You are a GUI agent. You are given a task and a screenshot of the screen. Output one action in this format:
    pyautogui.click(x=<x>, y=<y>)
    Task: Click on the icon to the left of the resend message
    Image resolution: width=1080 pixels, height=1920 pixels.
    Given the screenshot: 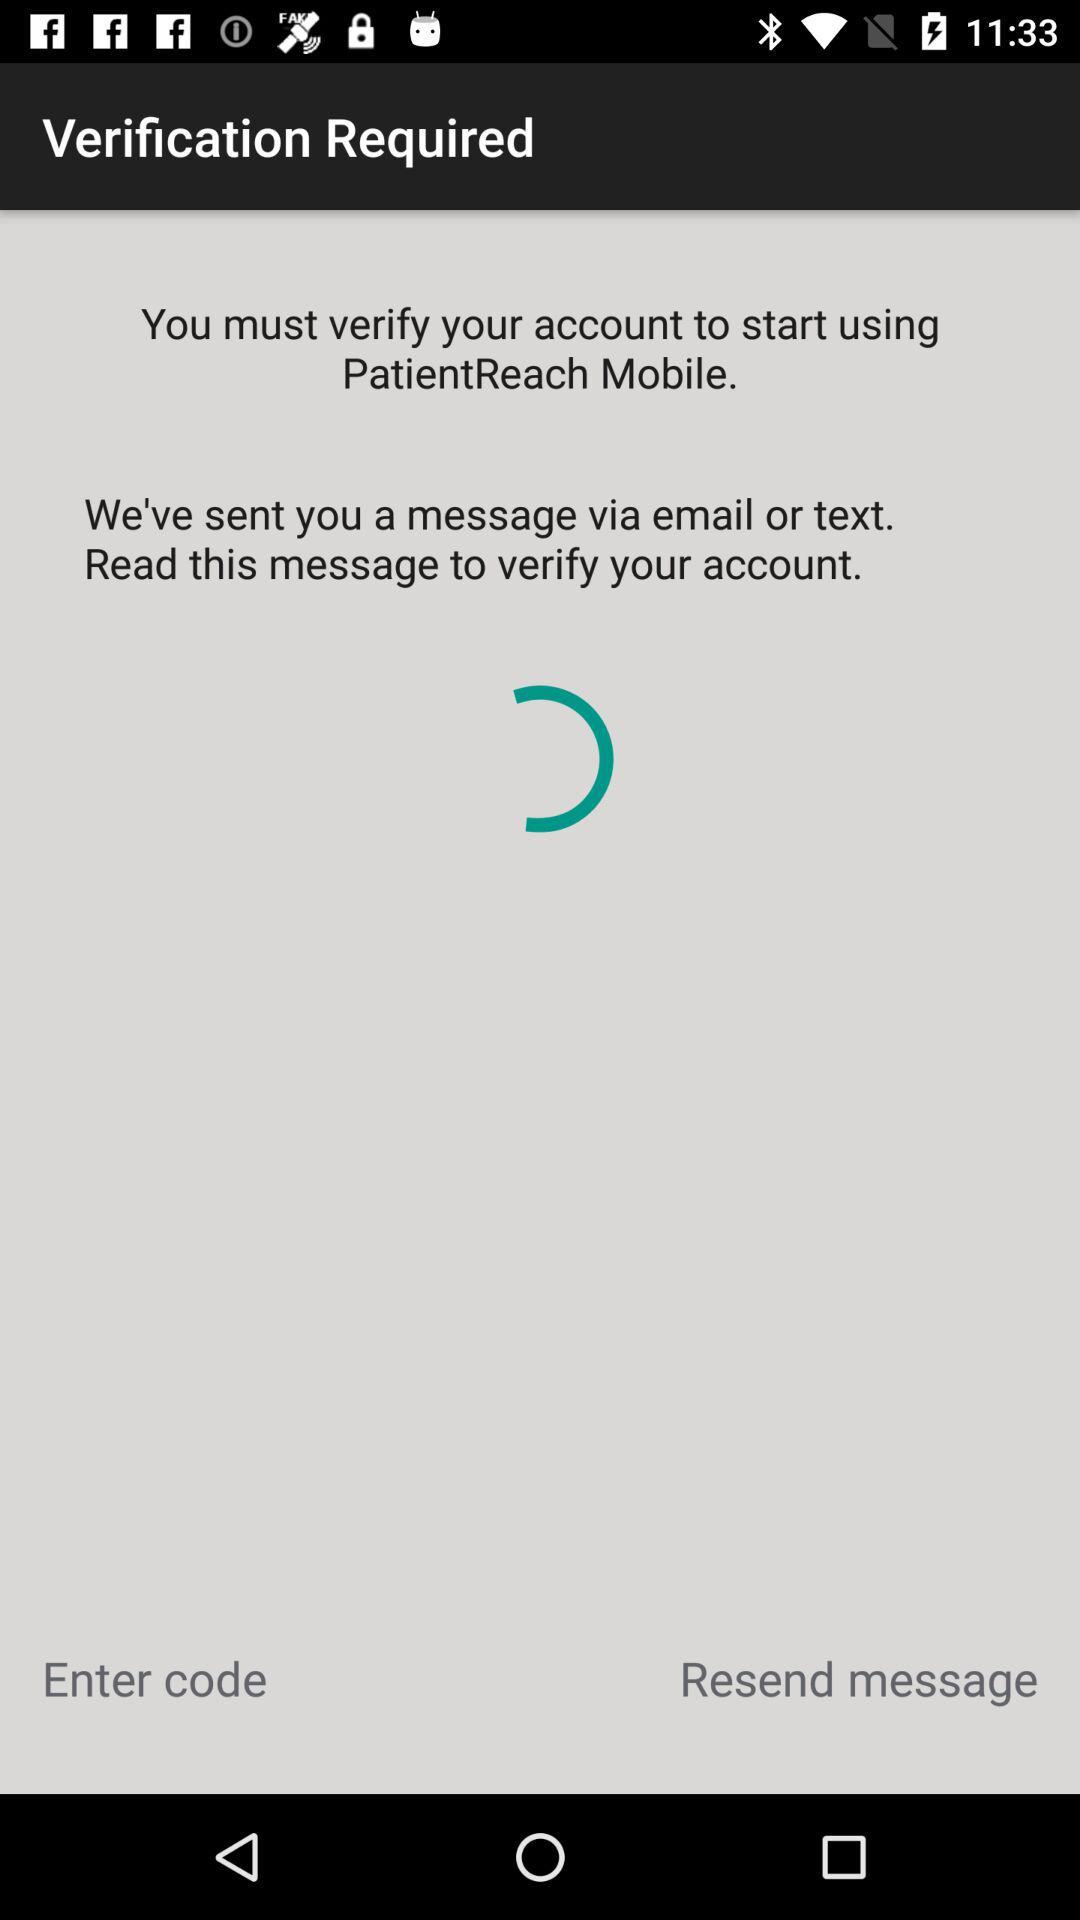 What is the action you would take?
    pyautogui.click(x=153, y=1678)
    